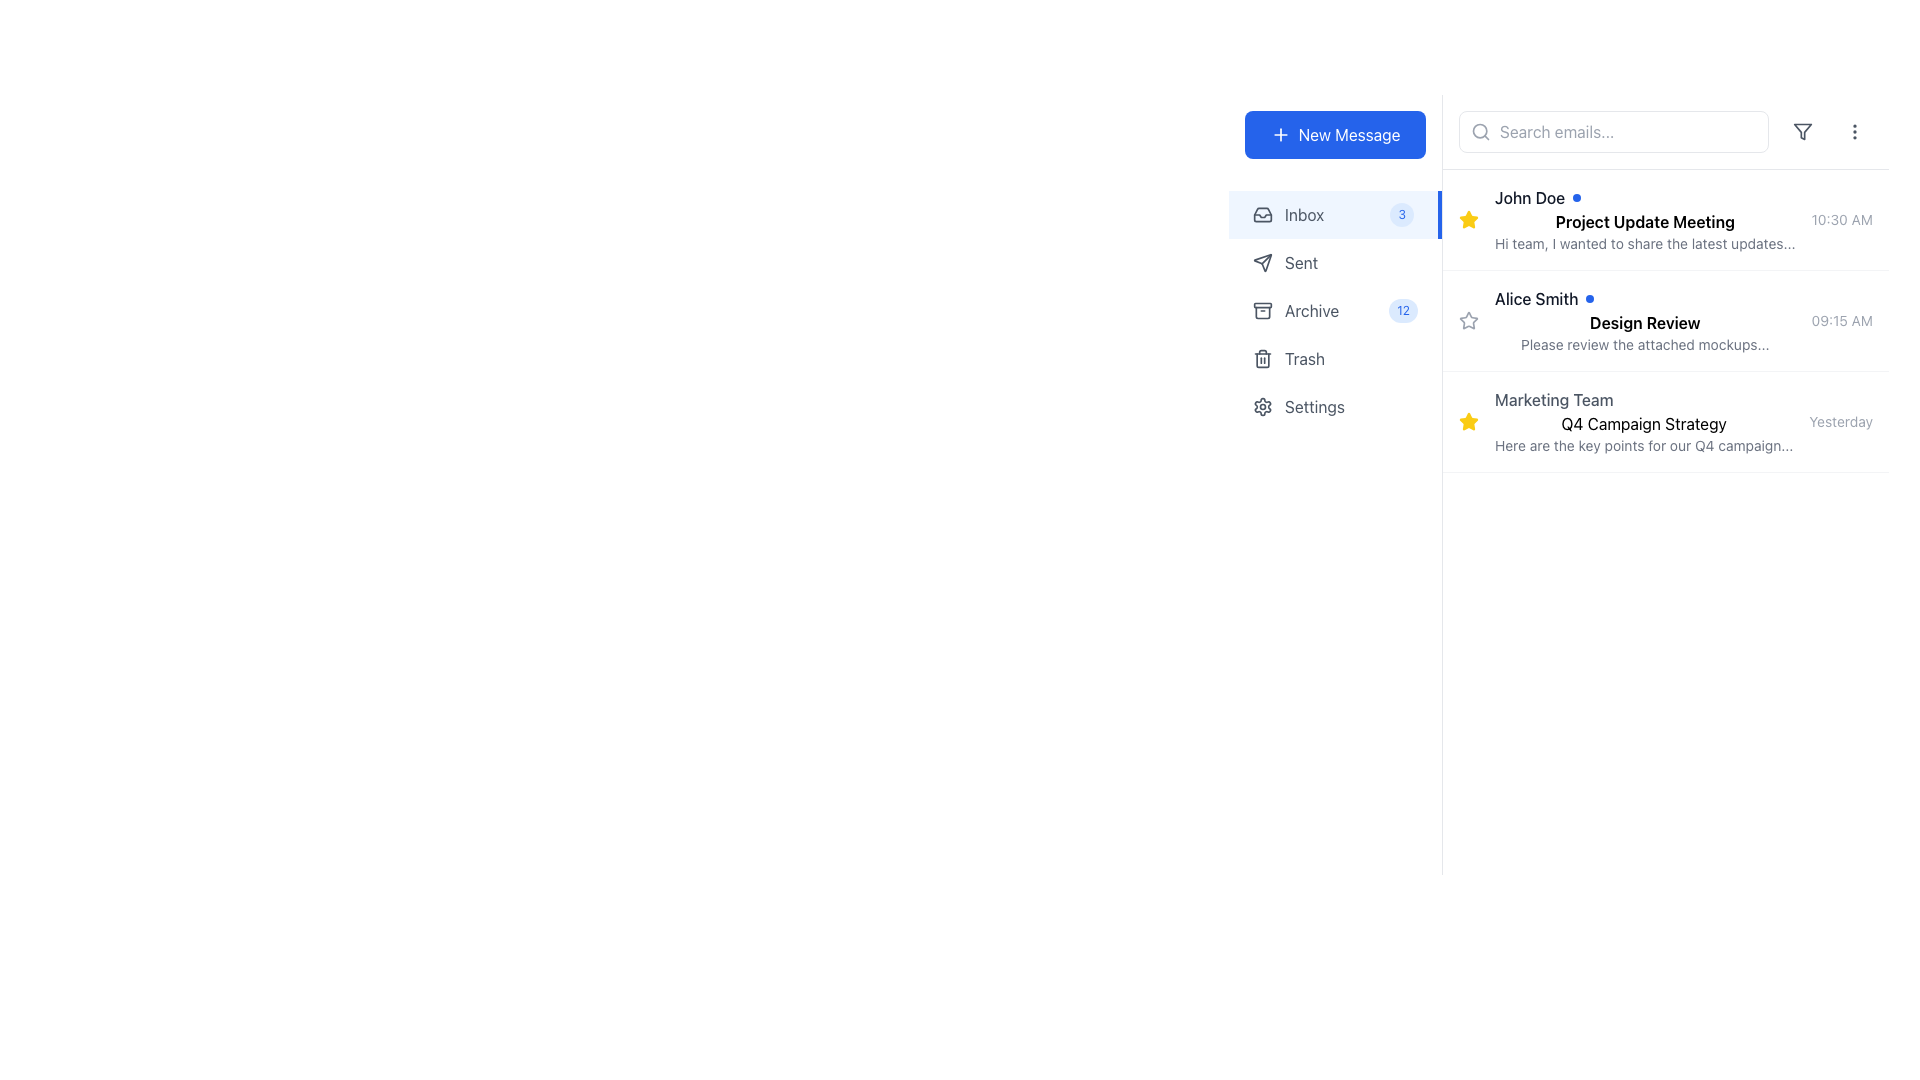 The image size is (1920, 1080). What do you see at coordinates (1349, 135) in the screenshot?
I see `the 'New Message' text label, which is displayed in bold white font on a blue rectangular background within the button in the top-right section of the interface` at bounding box center [1349, 135].